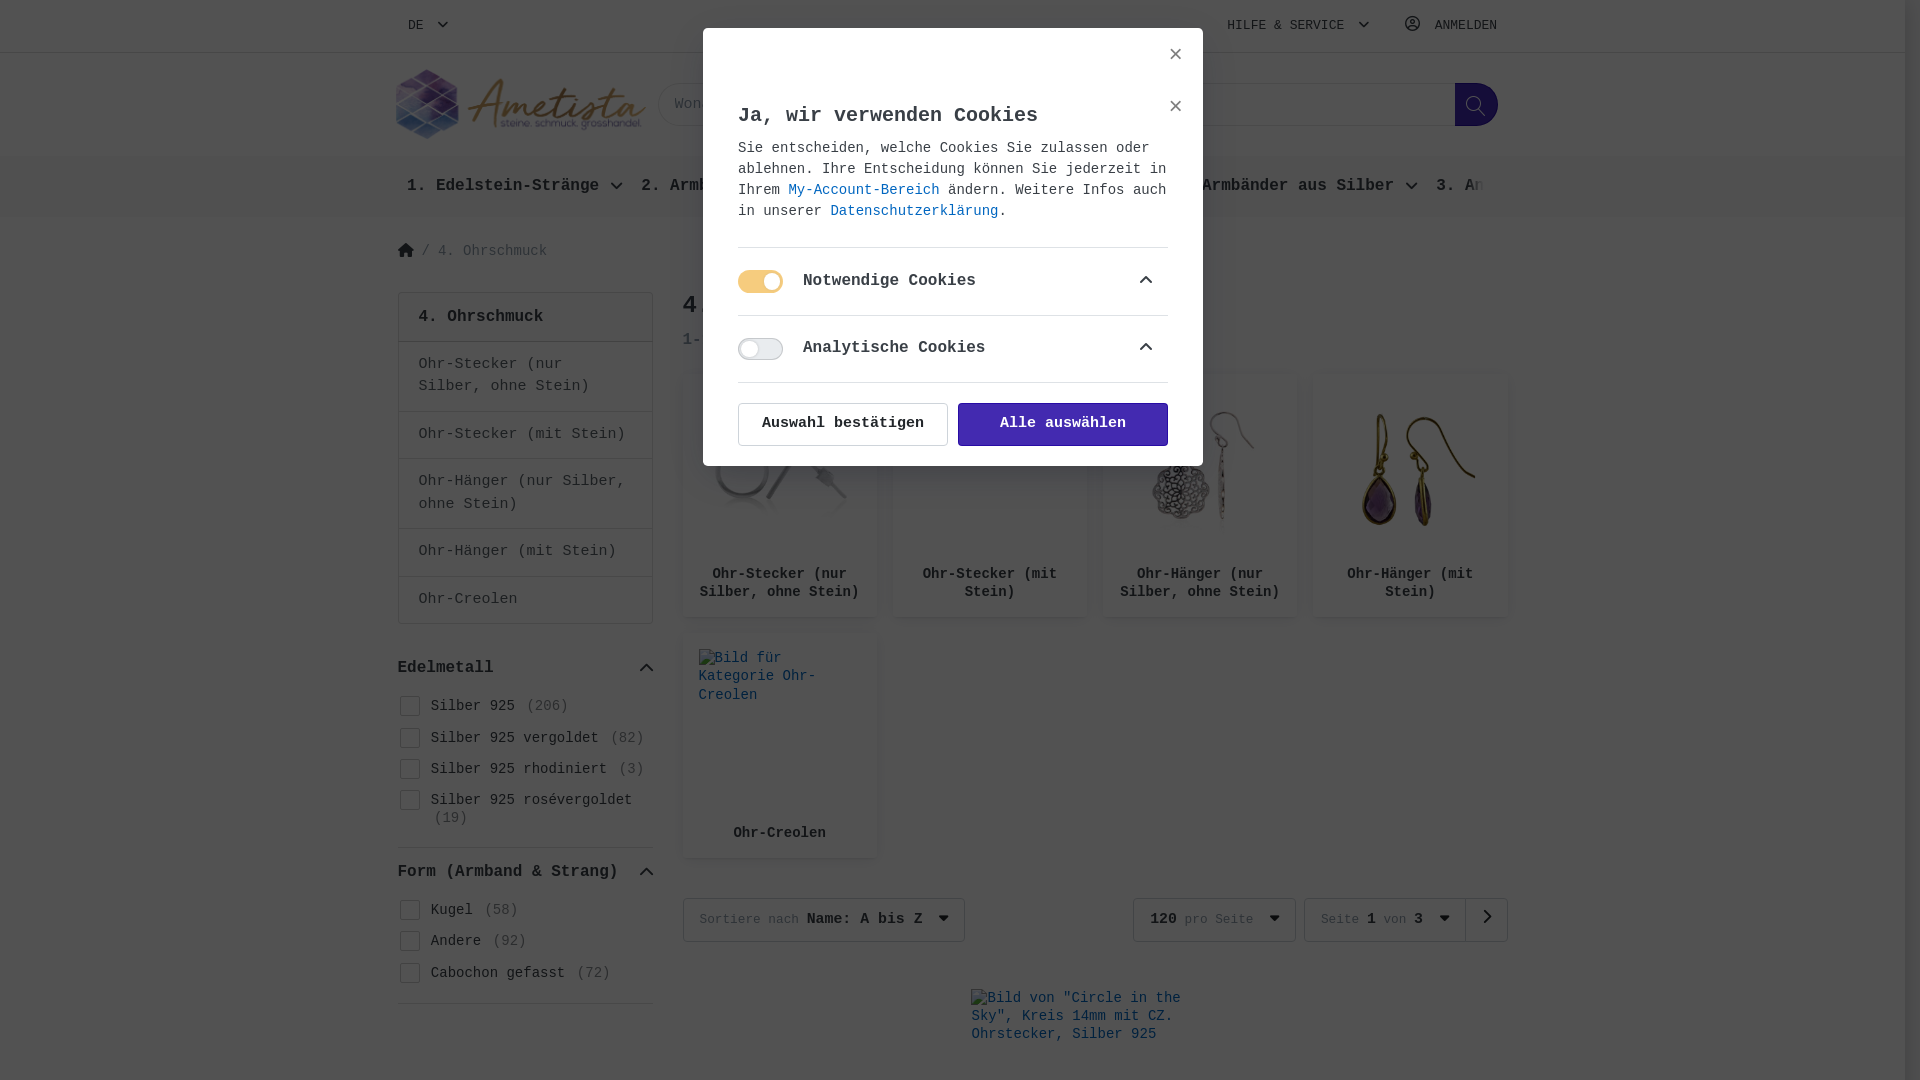 The height and width of the screenshot is (1080, 1920). I want to click on 'Edelmetall', so click(525, 667).